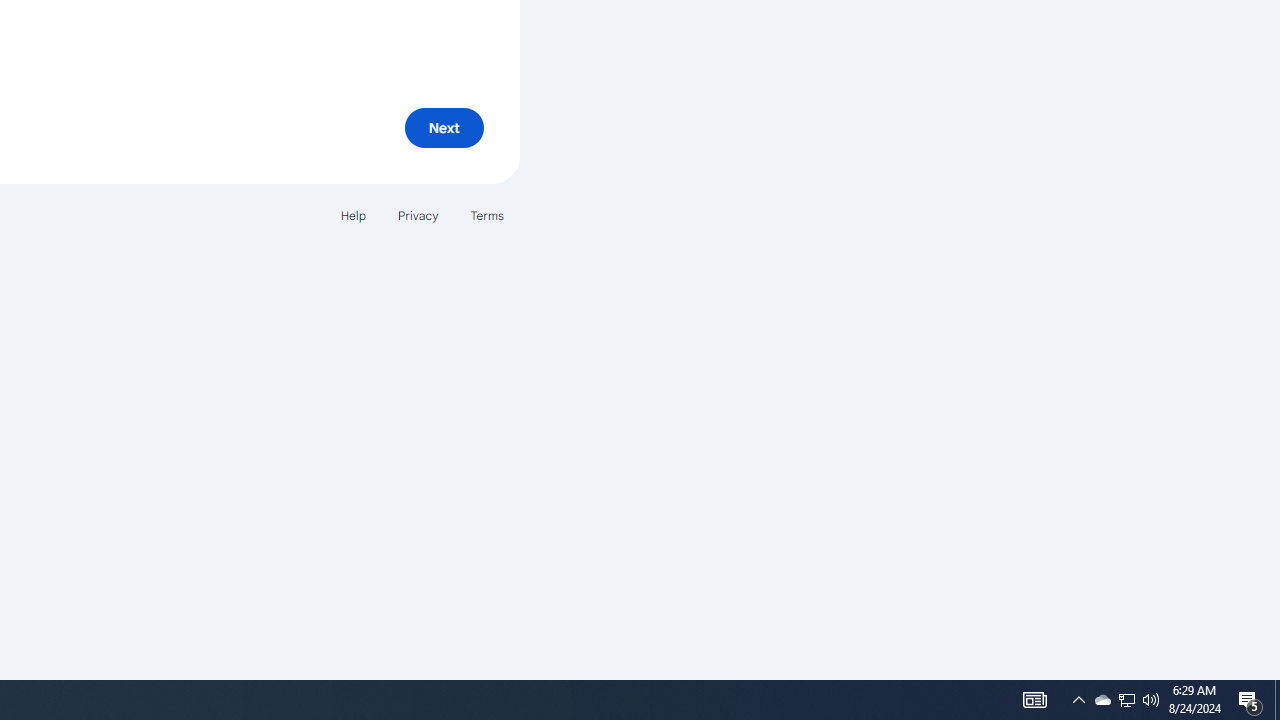 The height and width of the screenshot is (720, 1280). What do you see at coordinates (443, 127) in the screenshot?
I see `'Next'` at bounding box center [443, 127].